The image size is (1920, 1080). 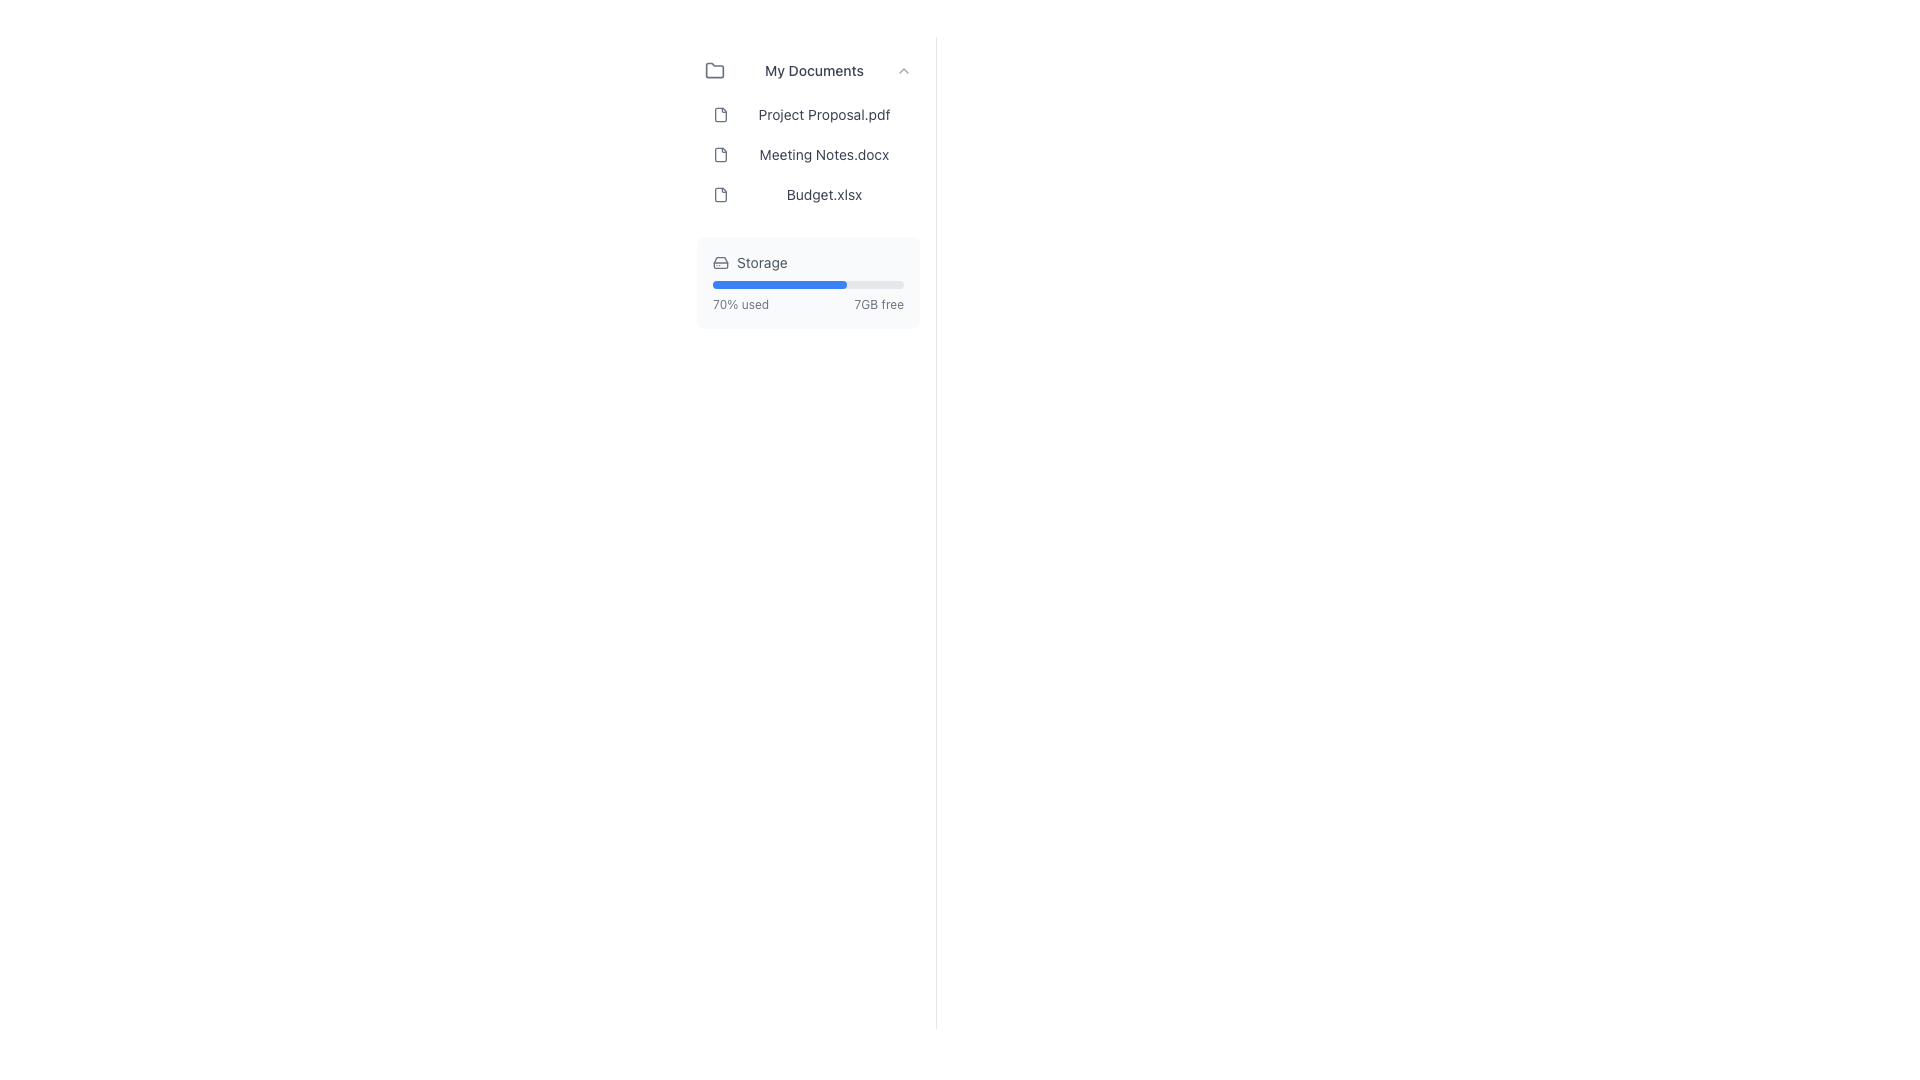 I want to click on the file entry named 'Budget.xlsx' located, so click(x=812, y=195).